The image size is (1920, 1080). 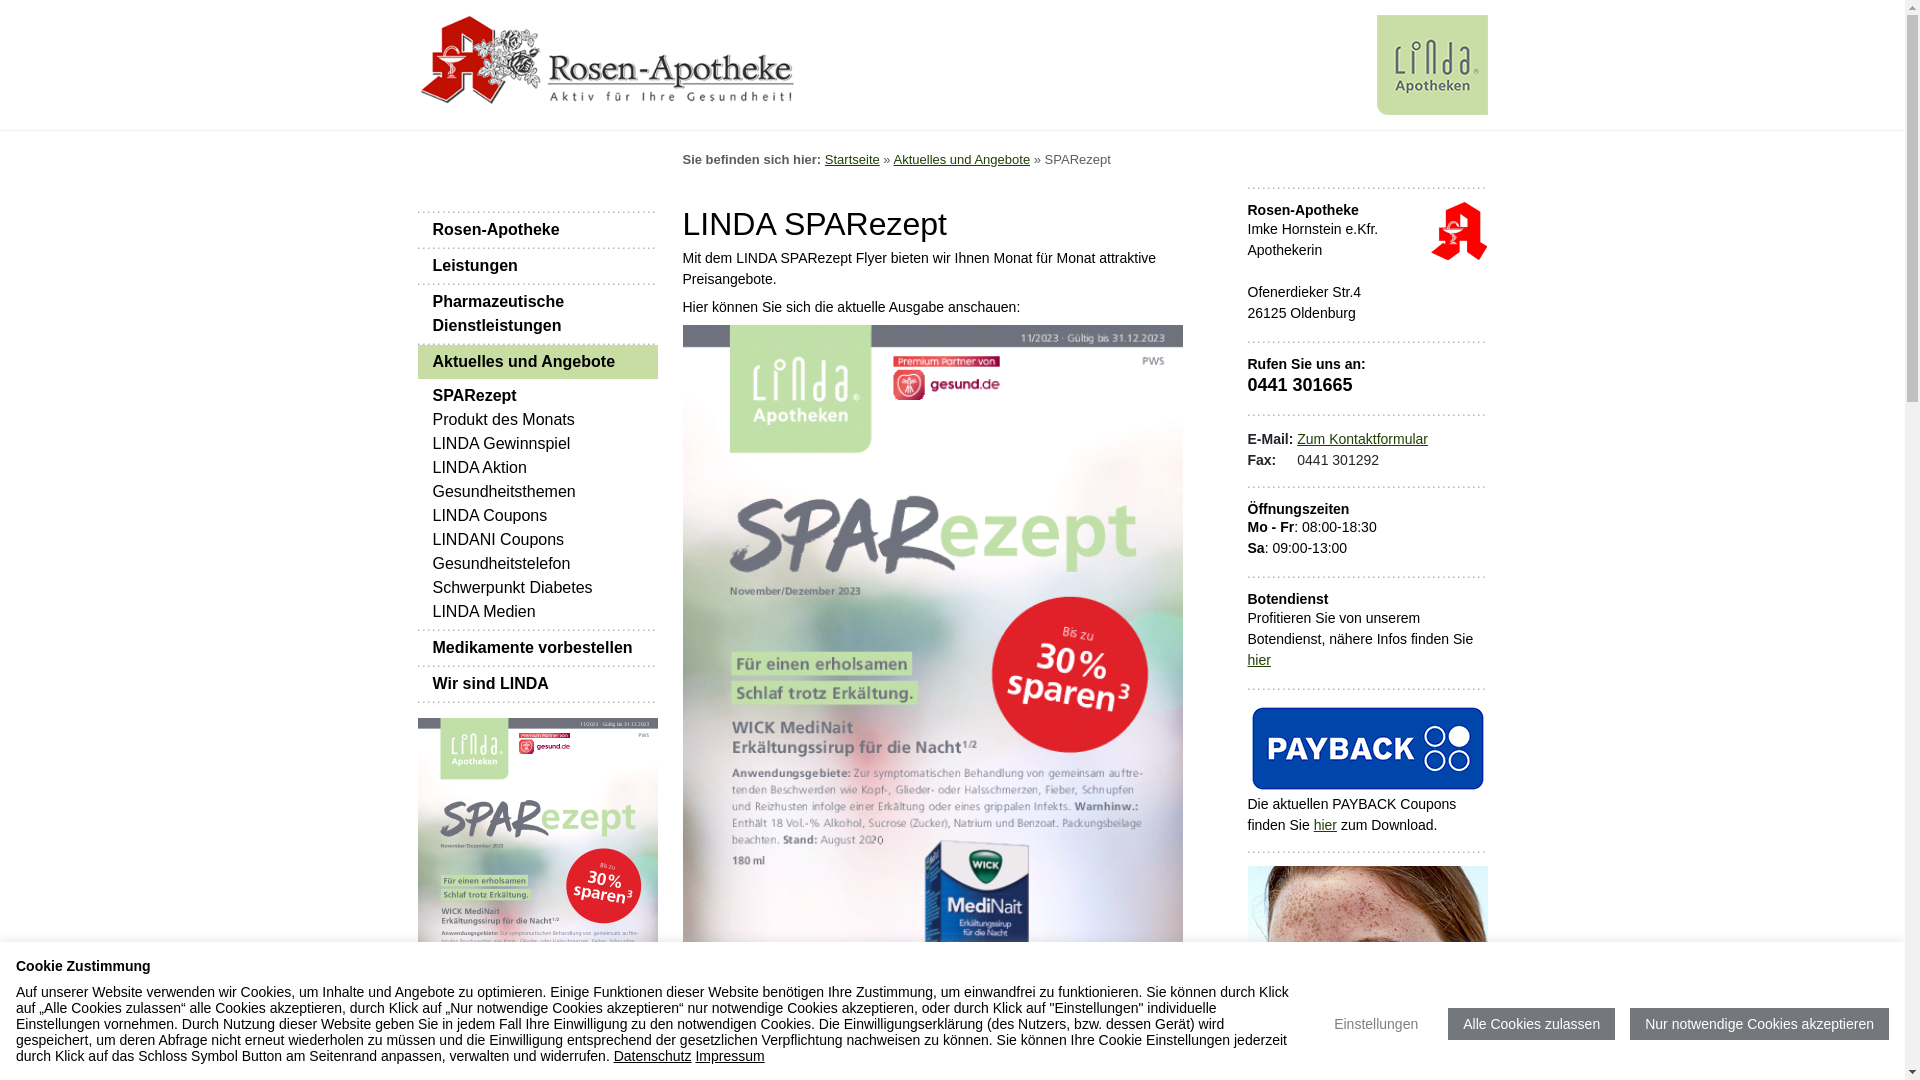 What do you see at coordinates (652, 1055) in the screenshot?
I see `'Datenschutz'` at bounding box center [652, 1055].